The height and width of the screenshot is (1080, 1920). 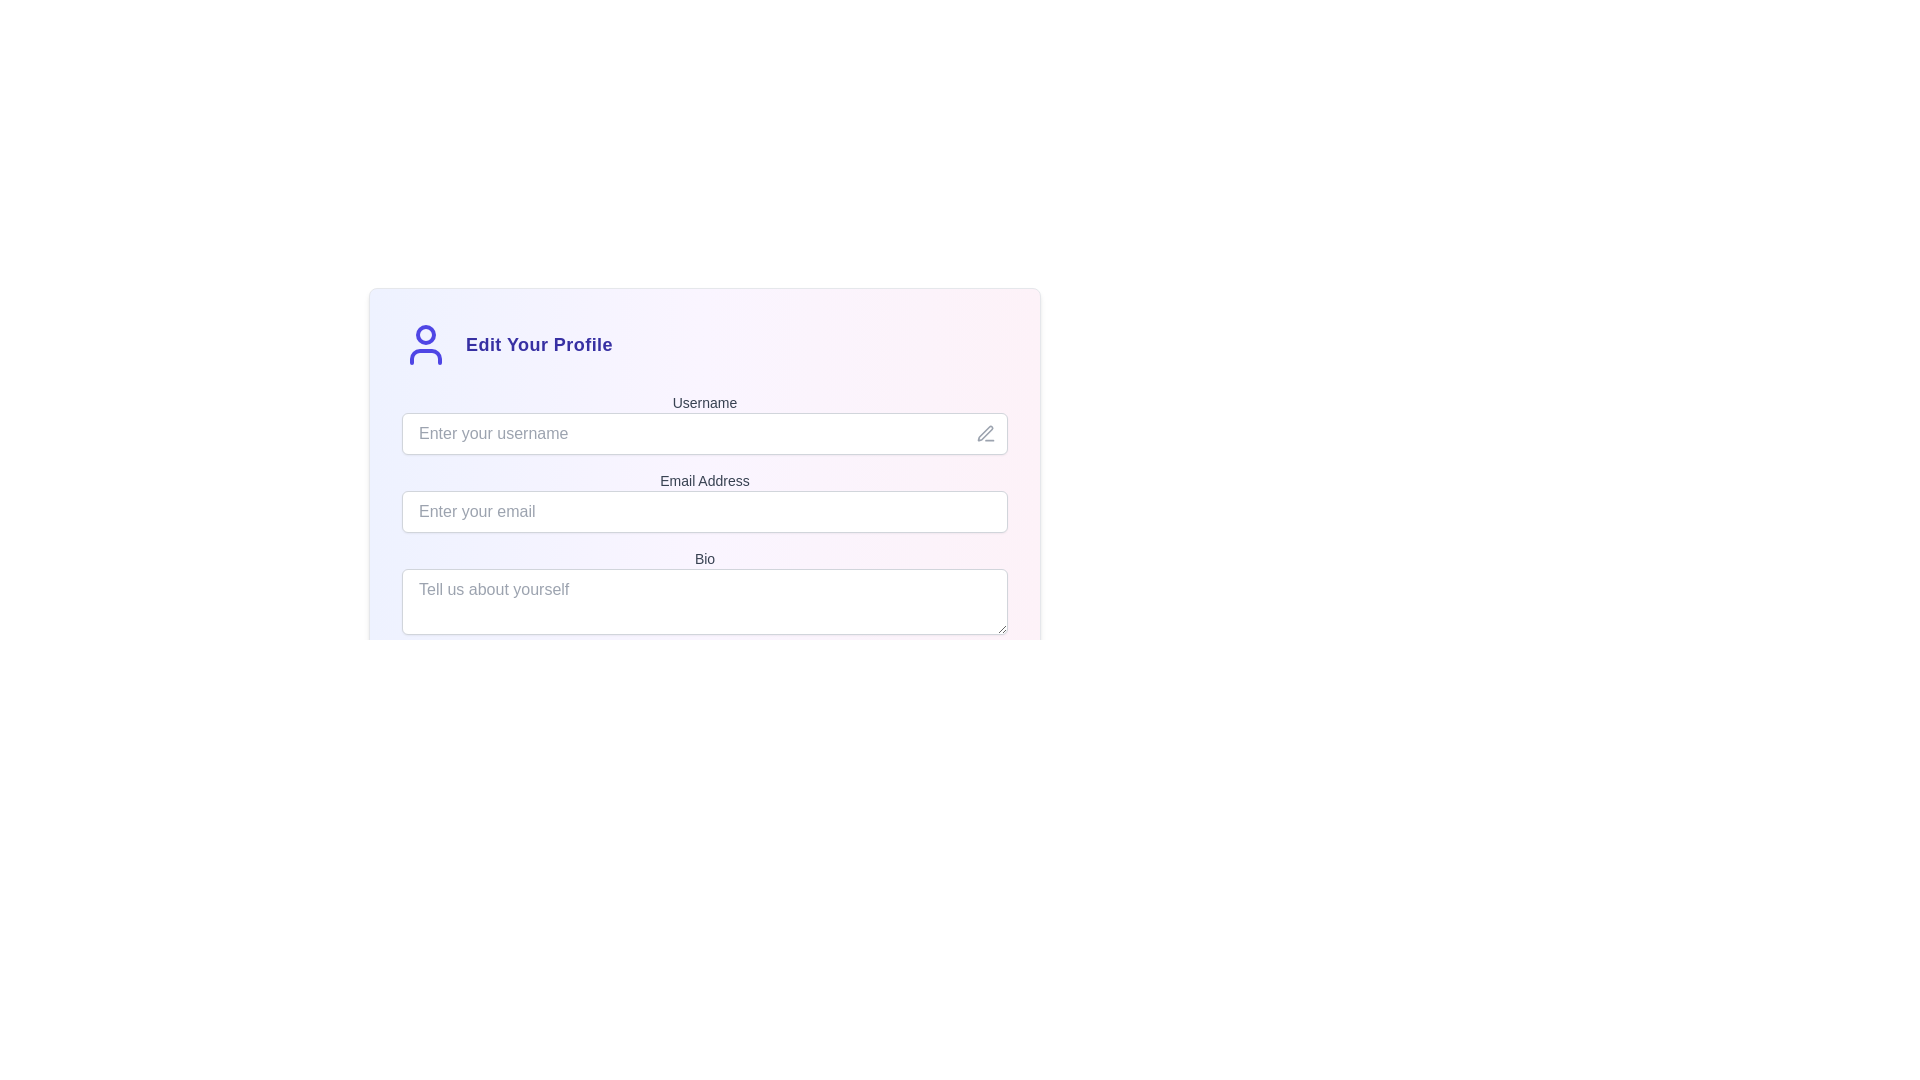 I want to click on the 'Bio' text label, which is a small, bold, gray label positioned above the text input field labeled 'Tell us about yourself', so click(x=705, y=559).